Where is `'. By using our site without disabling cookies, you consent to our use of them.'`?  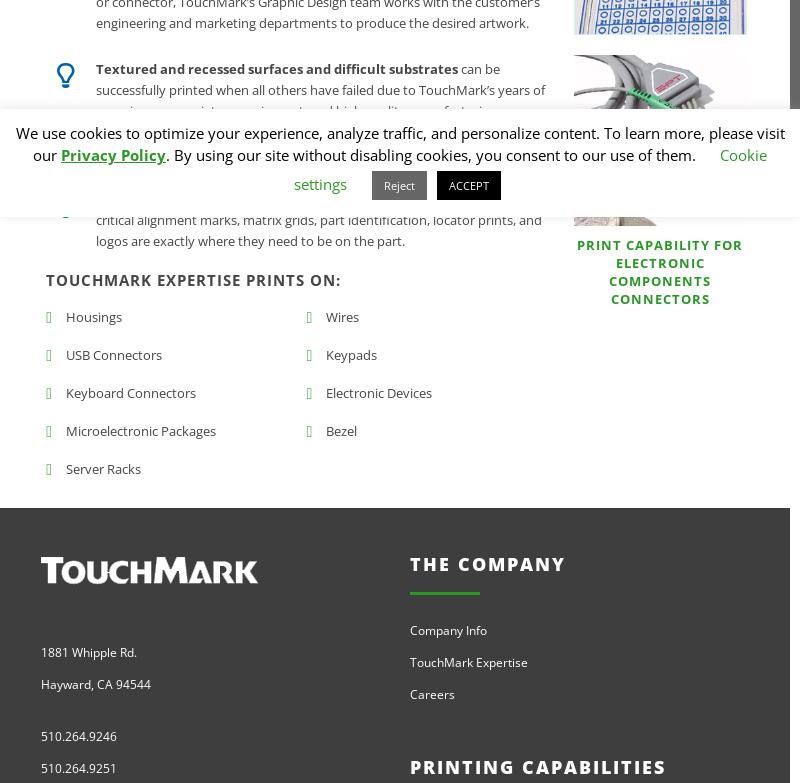 '. By using our site without disabling cookies, you consent to our use of them.' is located at coordinates (433, 155).